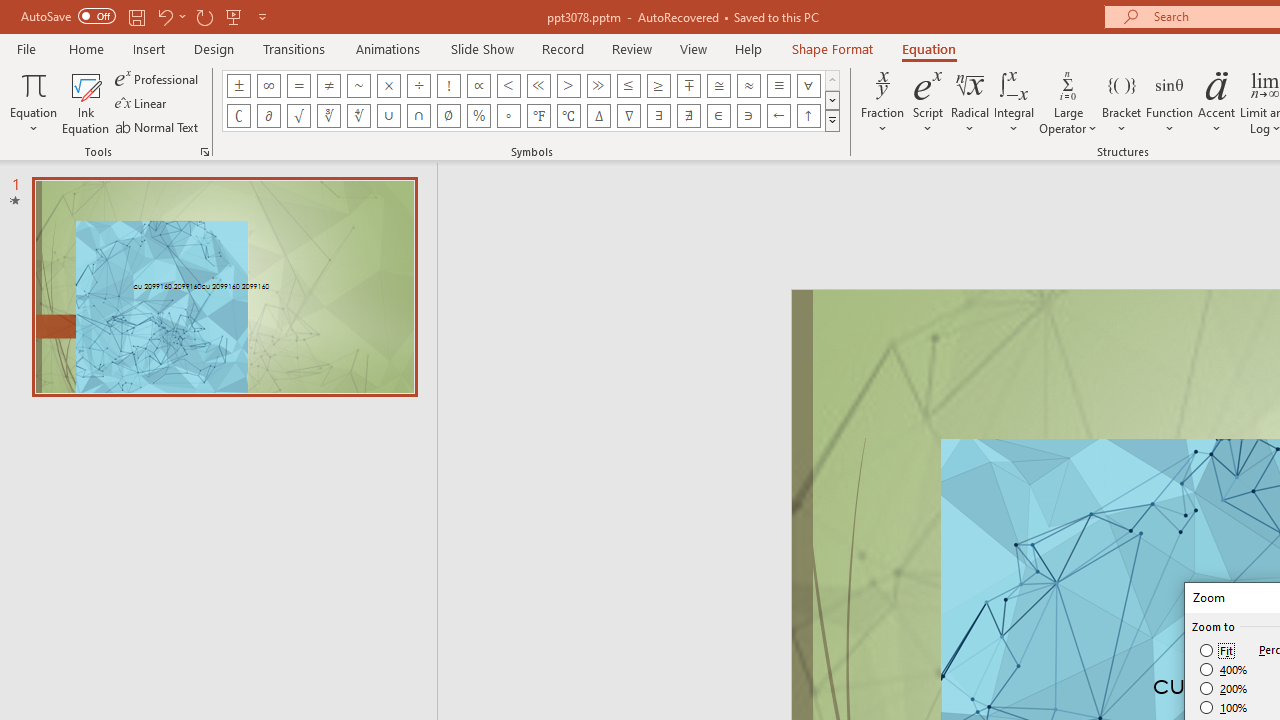 The image size is (1280, 720). What do you see at coordinates (1216, 650) in the screenshot?
I see `'Fit'` at bounding box center [1216, 650].